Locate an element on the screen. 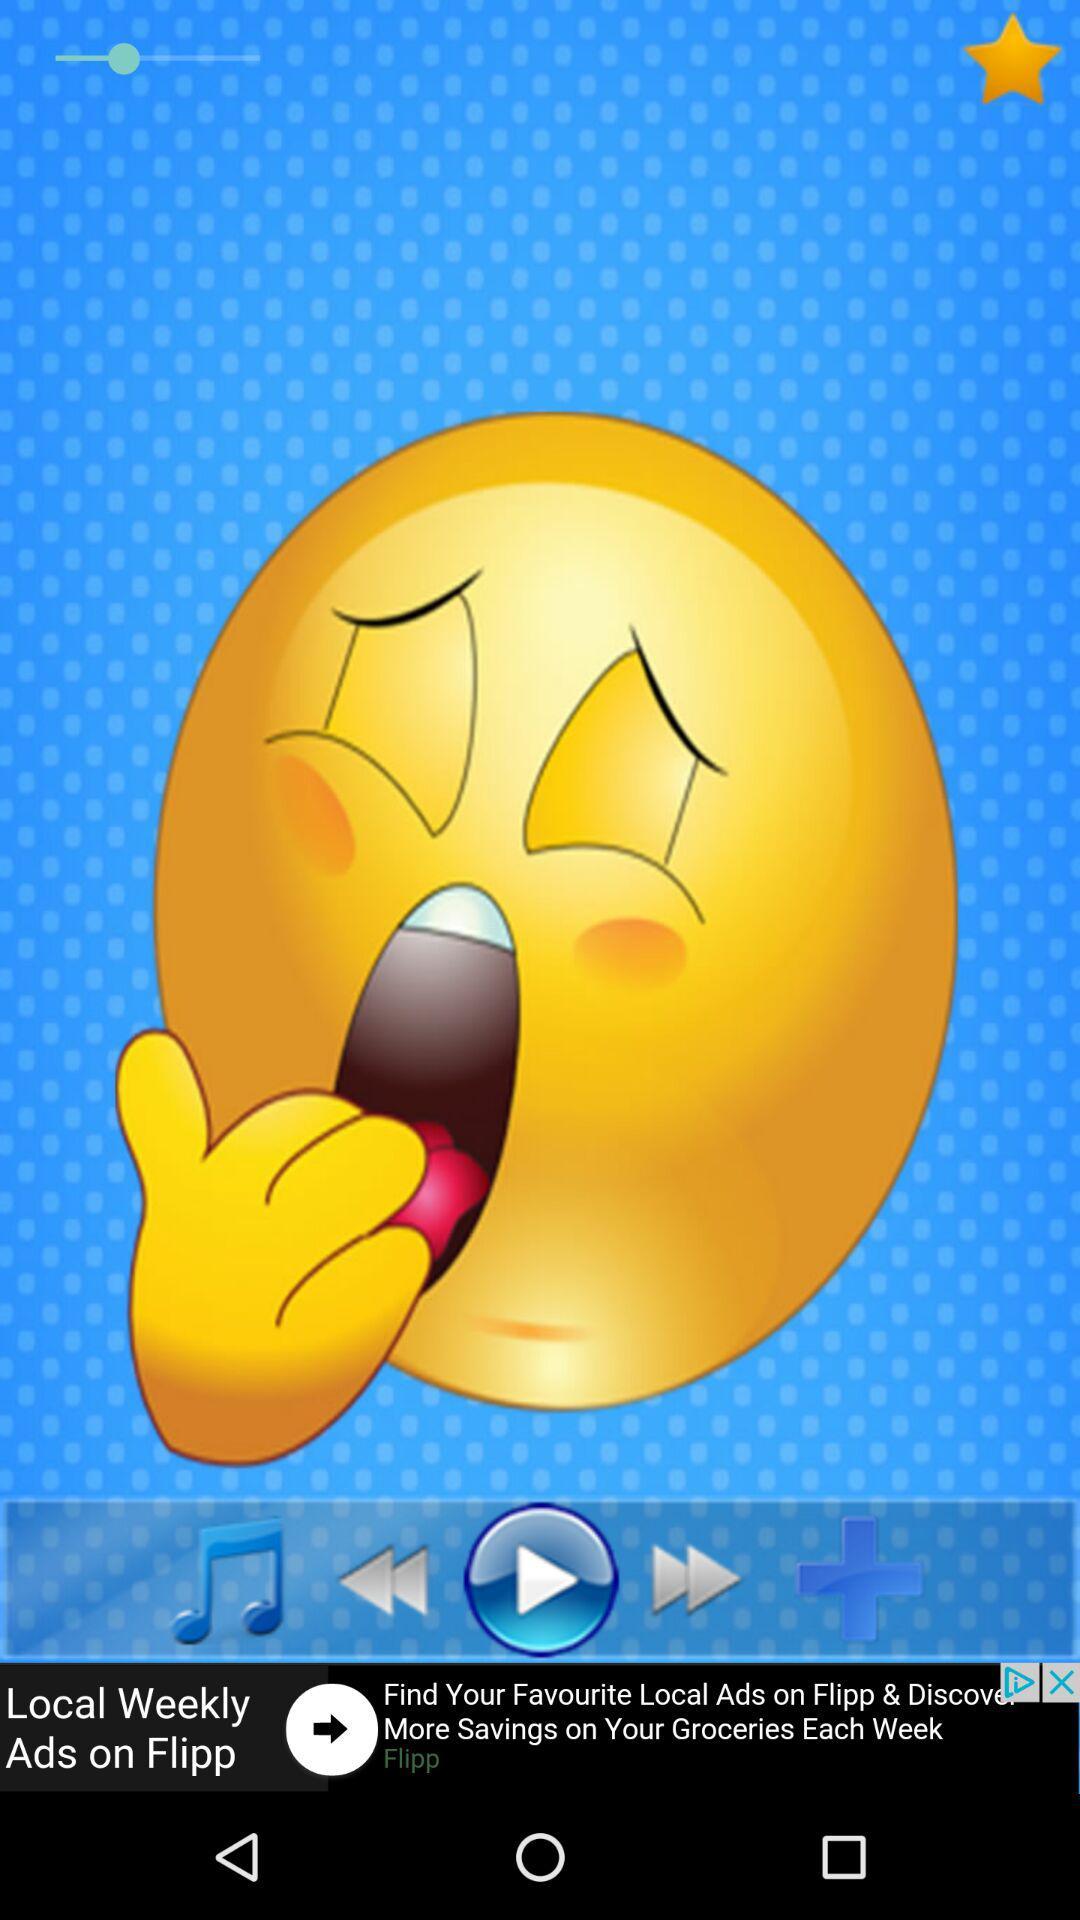 This screenshot has height=1920, width=1080. go back is located at coordinates (371, 1577).